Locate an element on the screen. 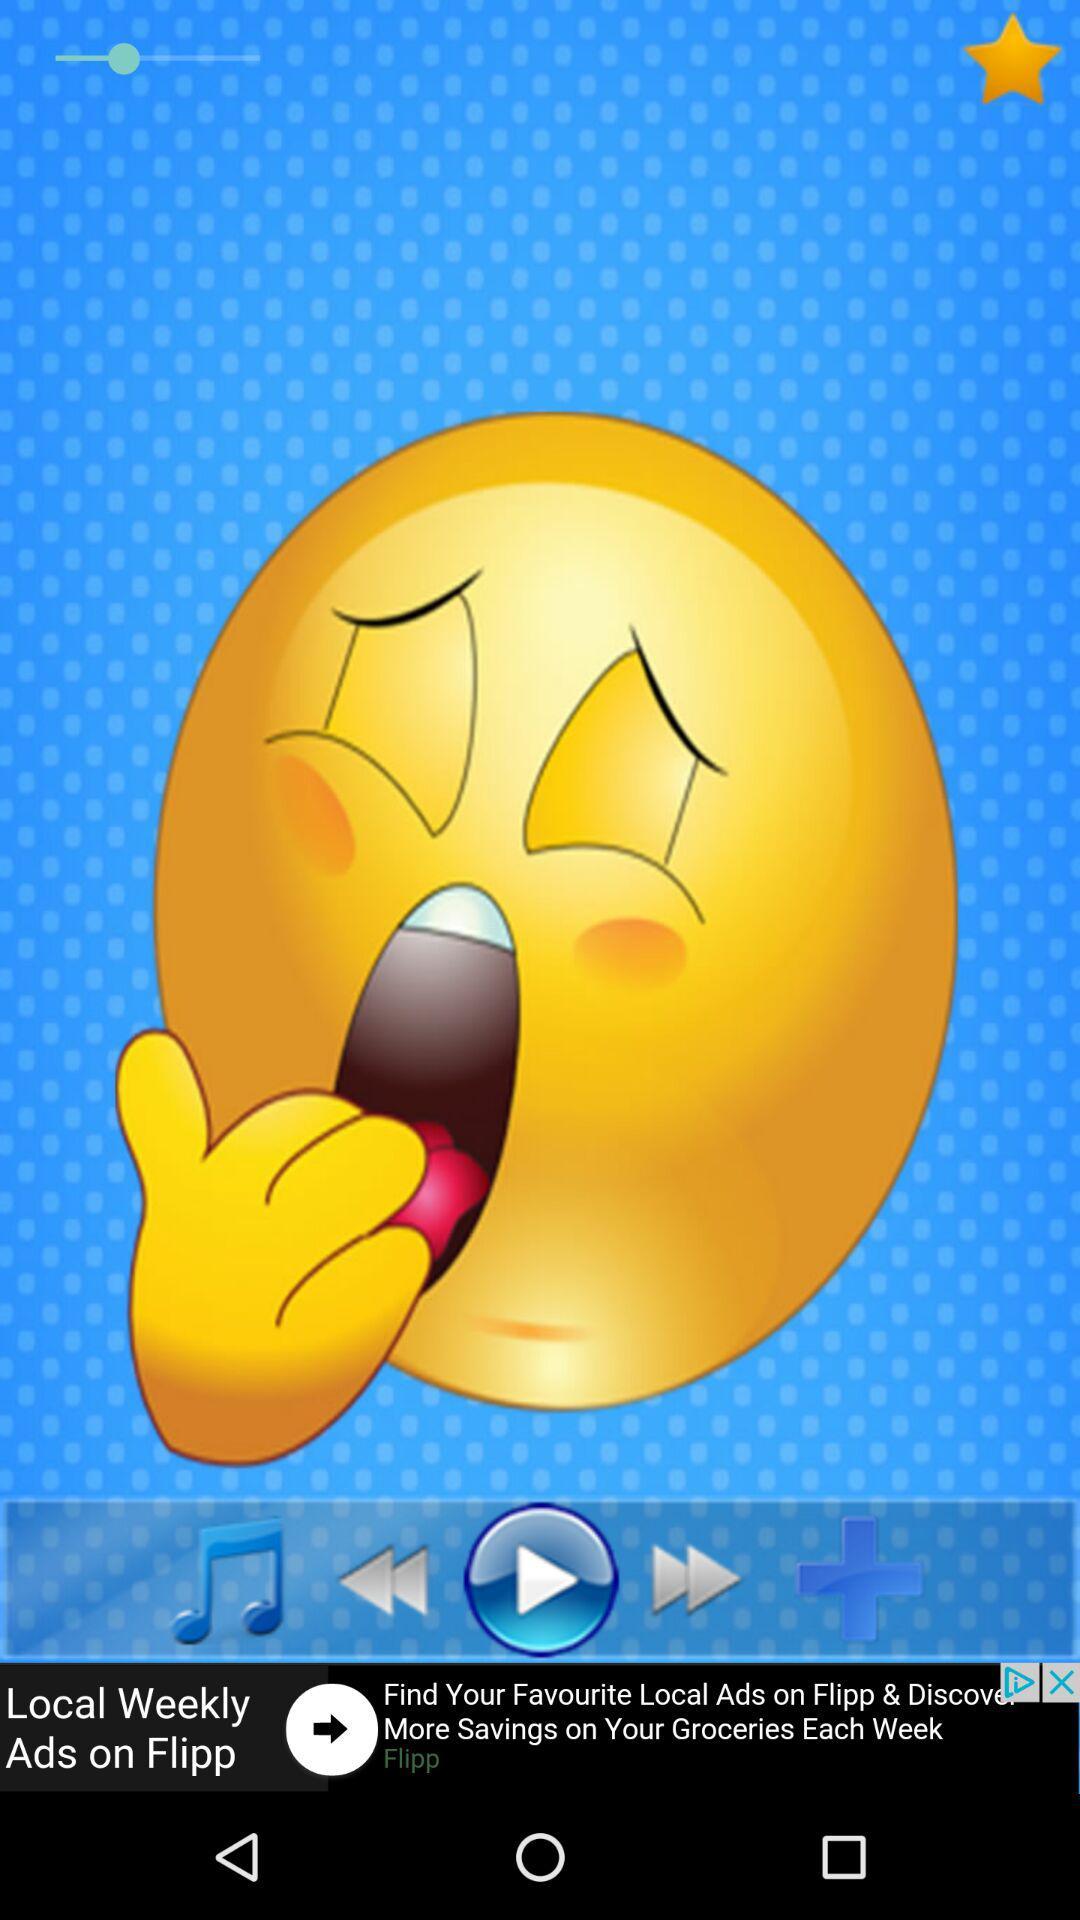 This screenshot has height=1920, width=1080. go back is located at coordinates (371, 1577).